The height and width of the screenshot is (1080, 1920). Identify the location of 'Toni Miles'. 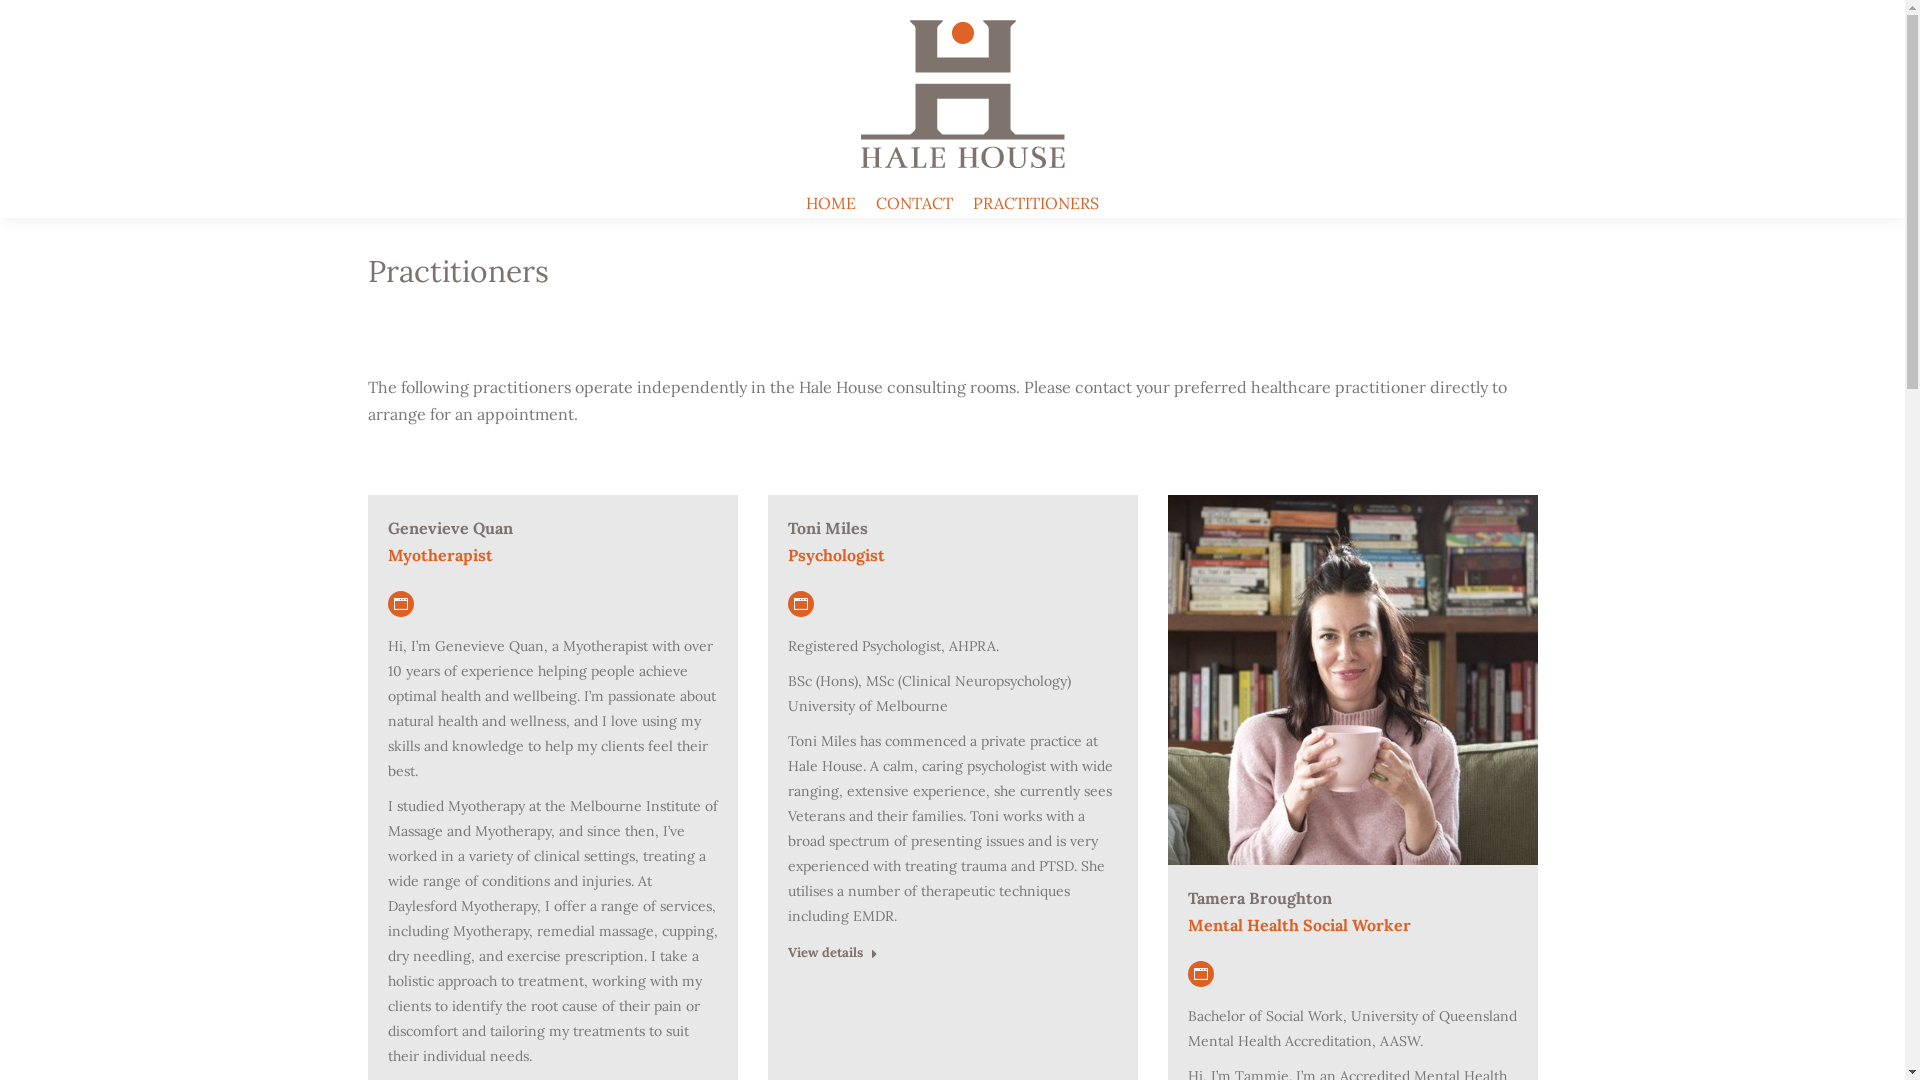
(828, 527).